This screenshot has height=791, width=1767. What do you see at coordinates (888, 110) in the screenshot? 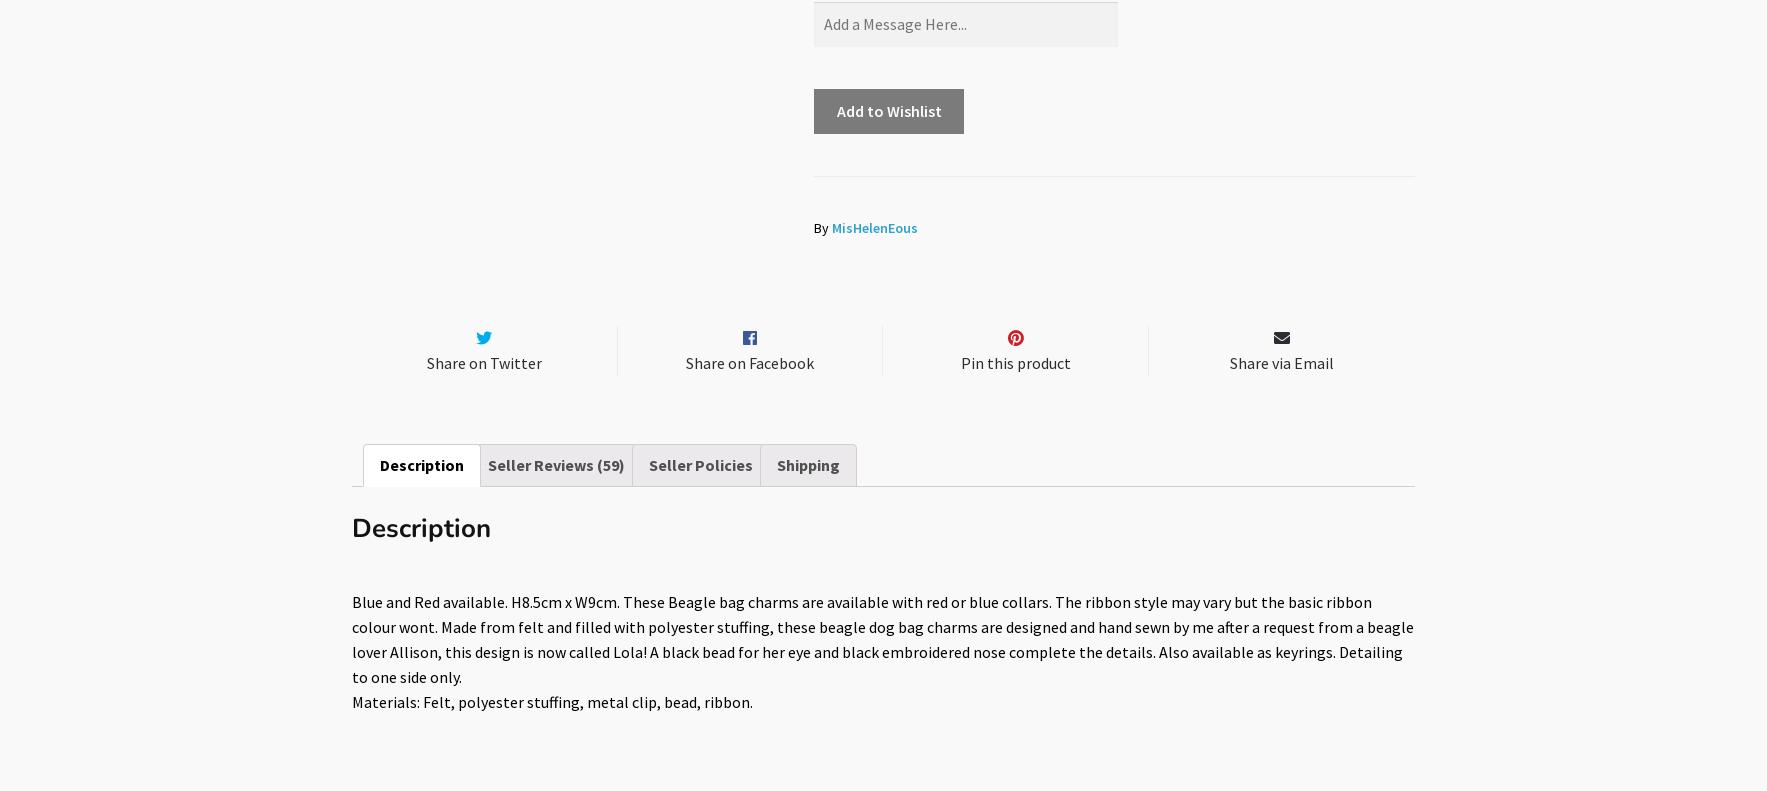
I see `'Add to Wishlist'` at bounding box center [888, 110].